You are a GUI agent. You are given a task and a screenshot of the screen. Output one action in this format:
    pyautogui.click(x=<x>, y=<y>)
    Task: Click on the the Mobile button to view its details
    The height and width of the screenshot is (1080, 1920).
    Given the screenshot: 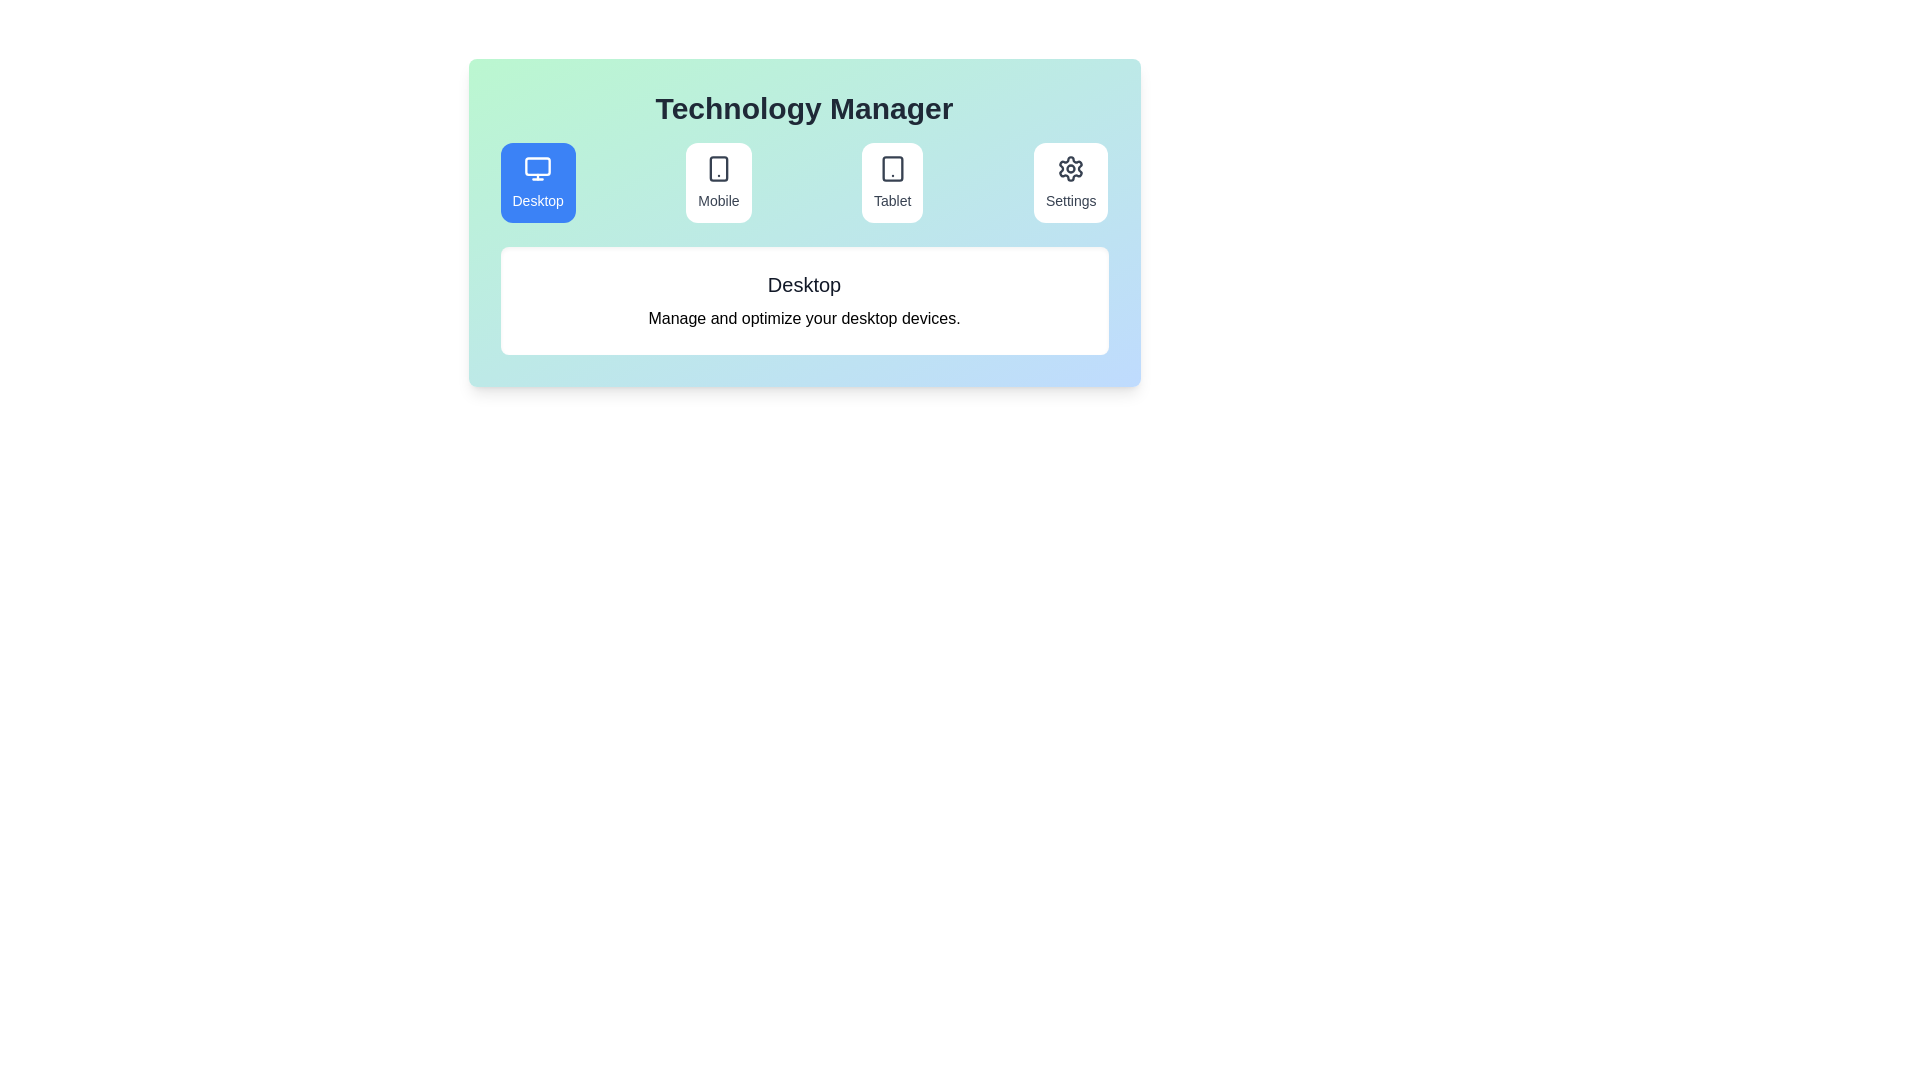 What is the action you would take?
    pyautogui.click(x=718, y=182)
    